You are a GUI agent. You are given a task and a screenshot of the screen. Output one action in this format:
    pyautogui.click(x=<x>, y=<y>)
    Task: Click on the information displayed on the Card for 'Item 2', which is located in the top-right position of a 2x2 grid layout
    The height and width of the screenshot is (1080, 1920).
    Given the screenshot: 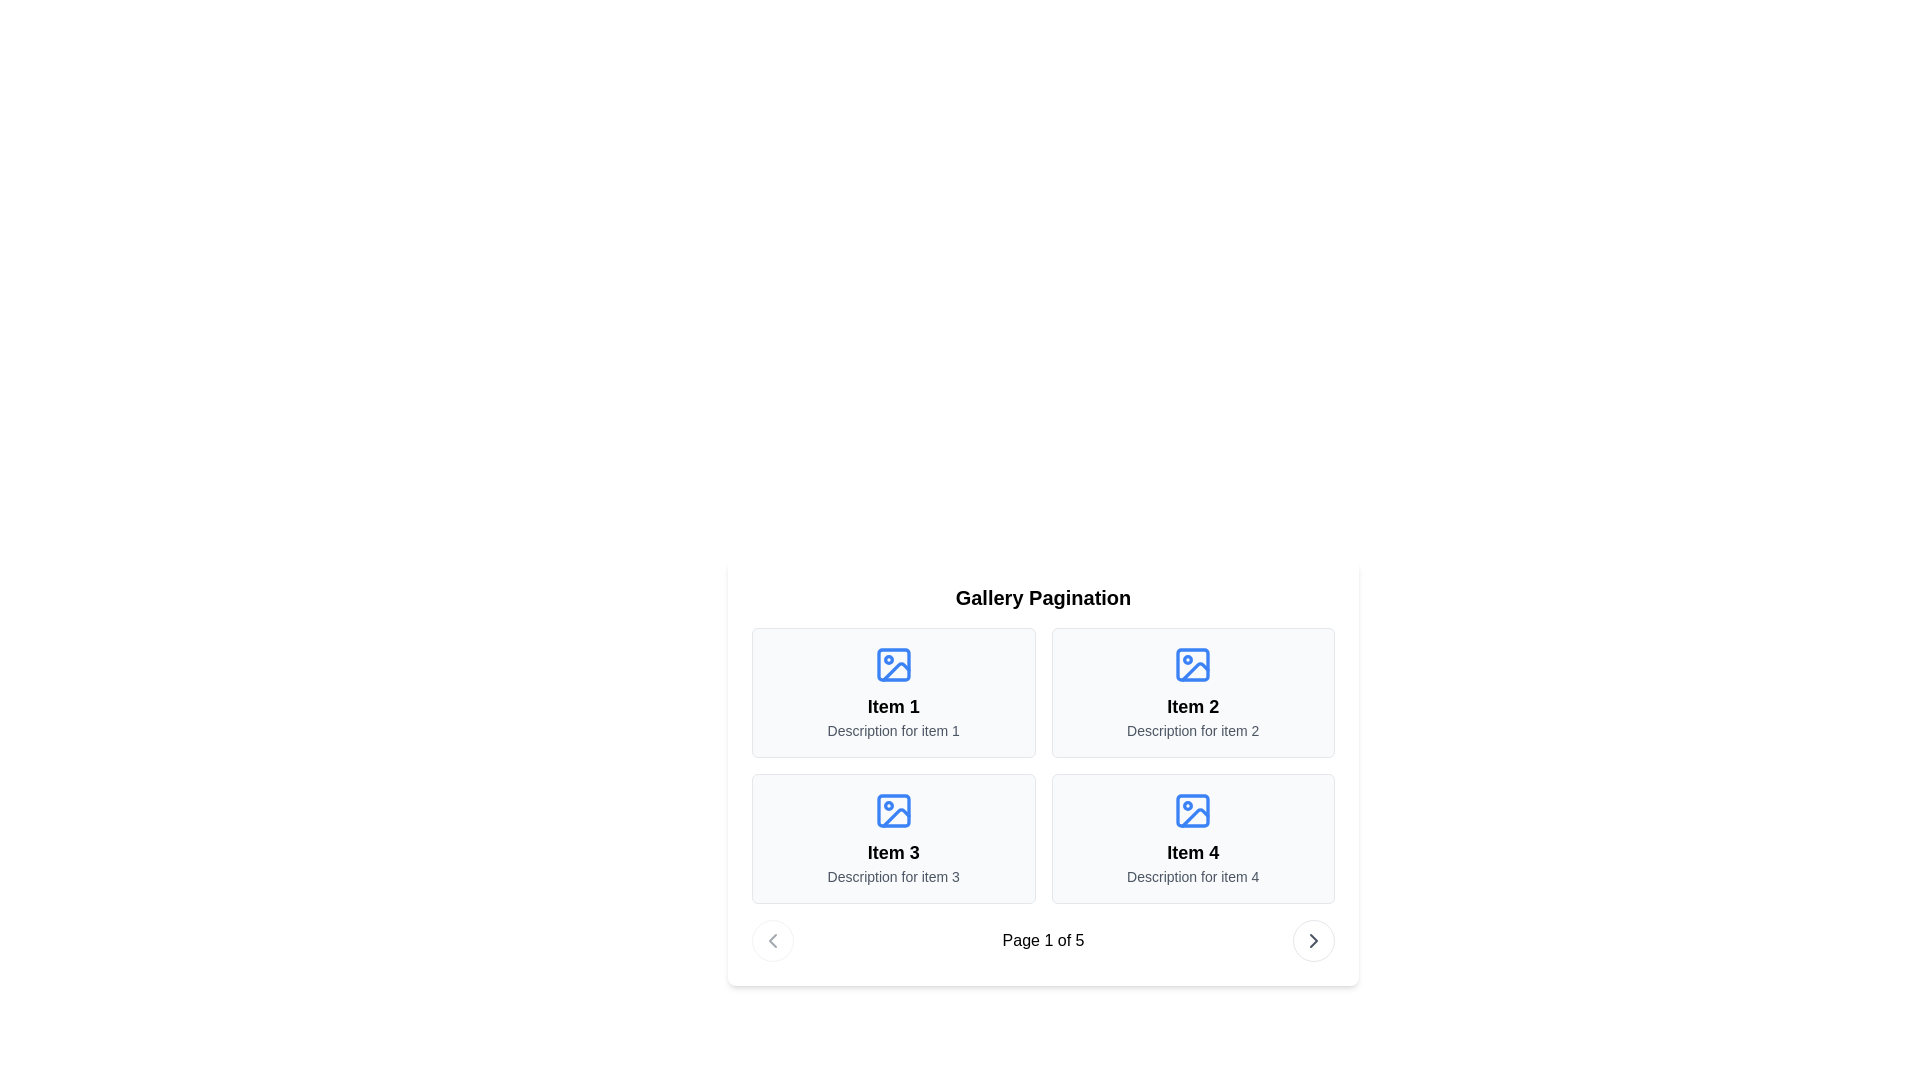 What is the action you would take?
    pyautogui.click(x=1193, y=692)
    